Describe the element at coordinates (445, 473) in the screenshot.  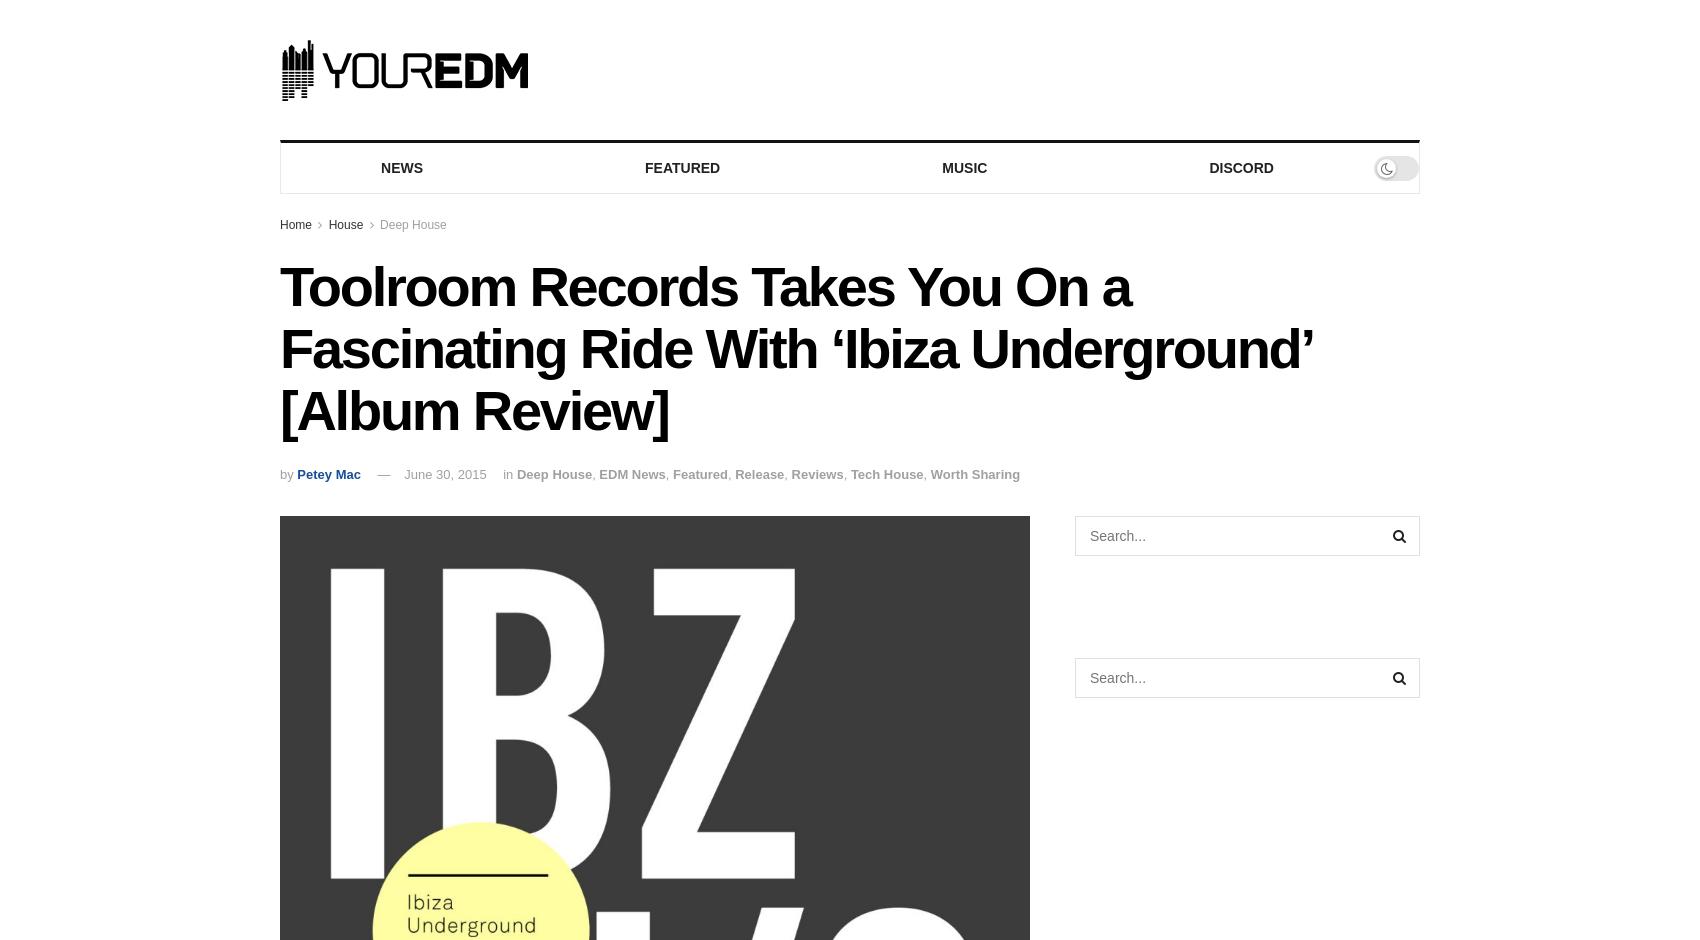
I see `'June 30, 2015'` at that location.